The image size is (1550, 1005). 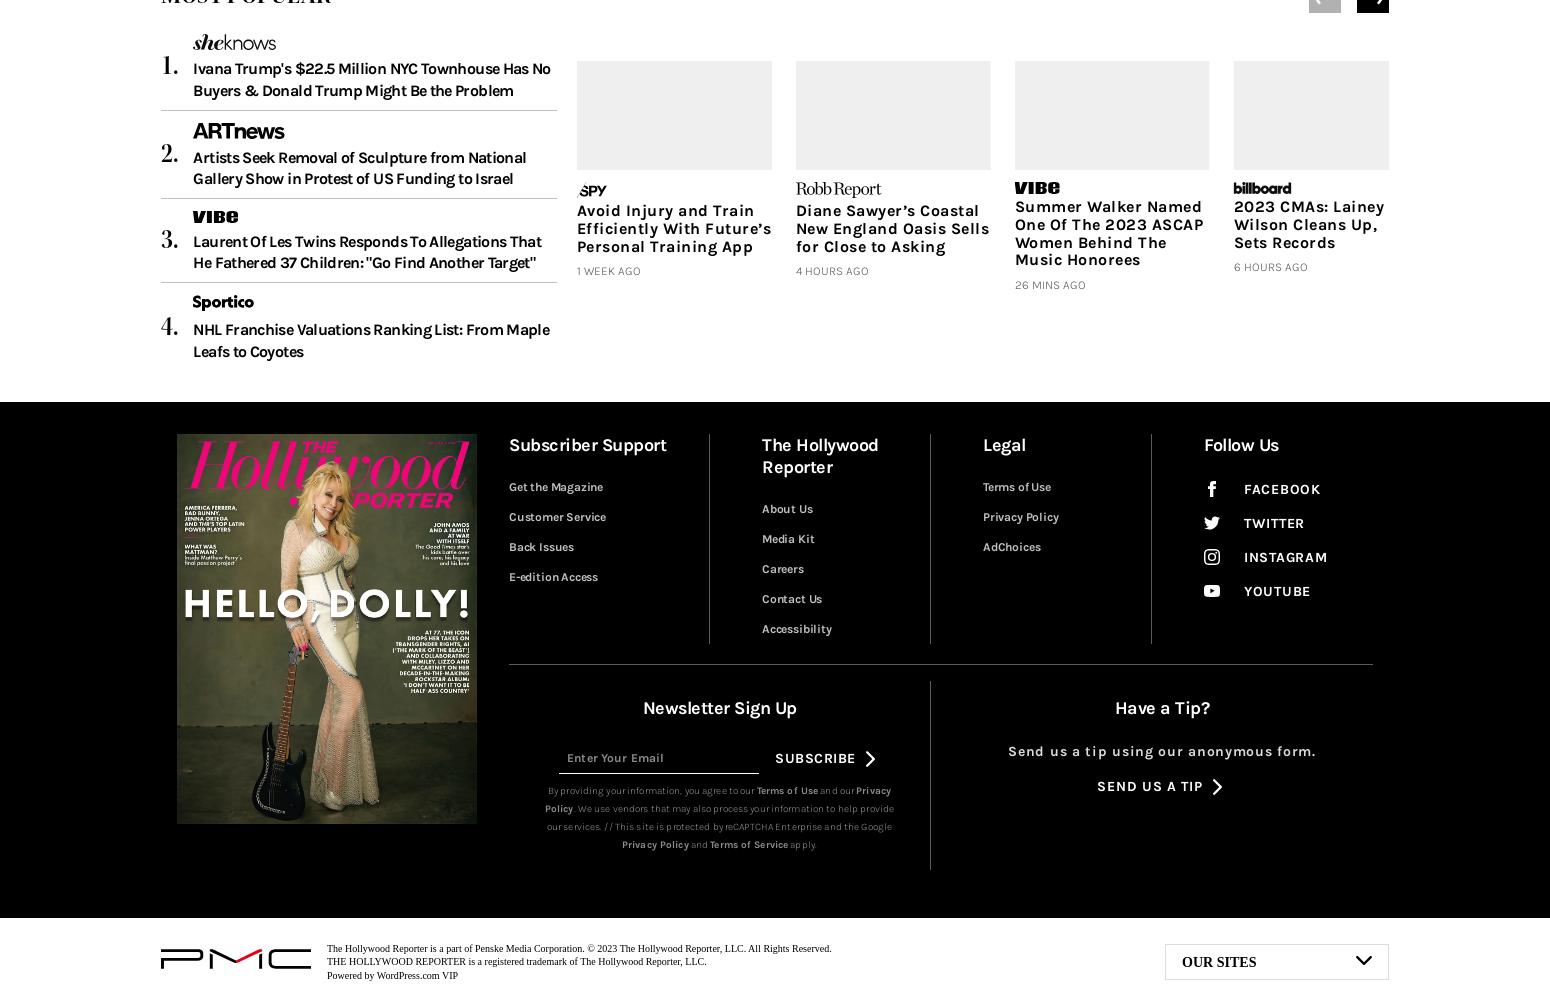 What do you see at coordinates (1148, 786) in the screenshot?
I see `'Send Us a Tip'` at bounding box center [1148, 786].